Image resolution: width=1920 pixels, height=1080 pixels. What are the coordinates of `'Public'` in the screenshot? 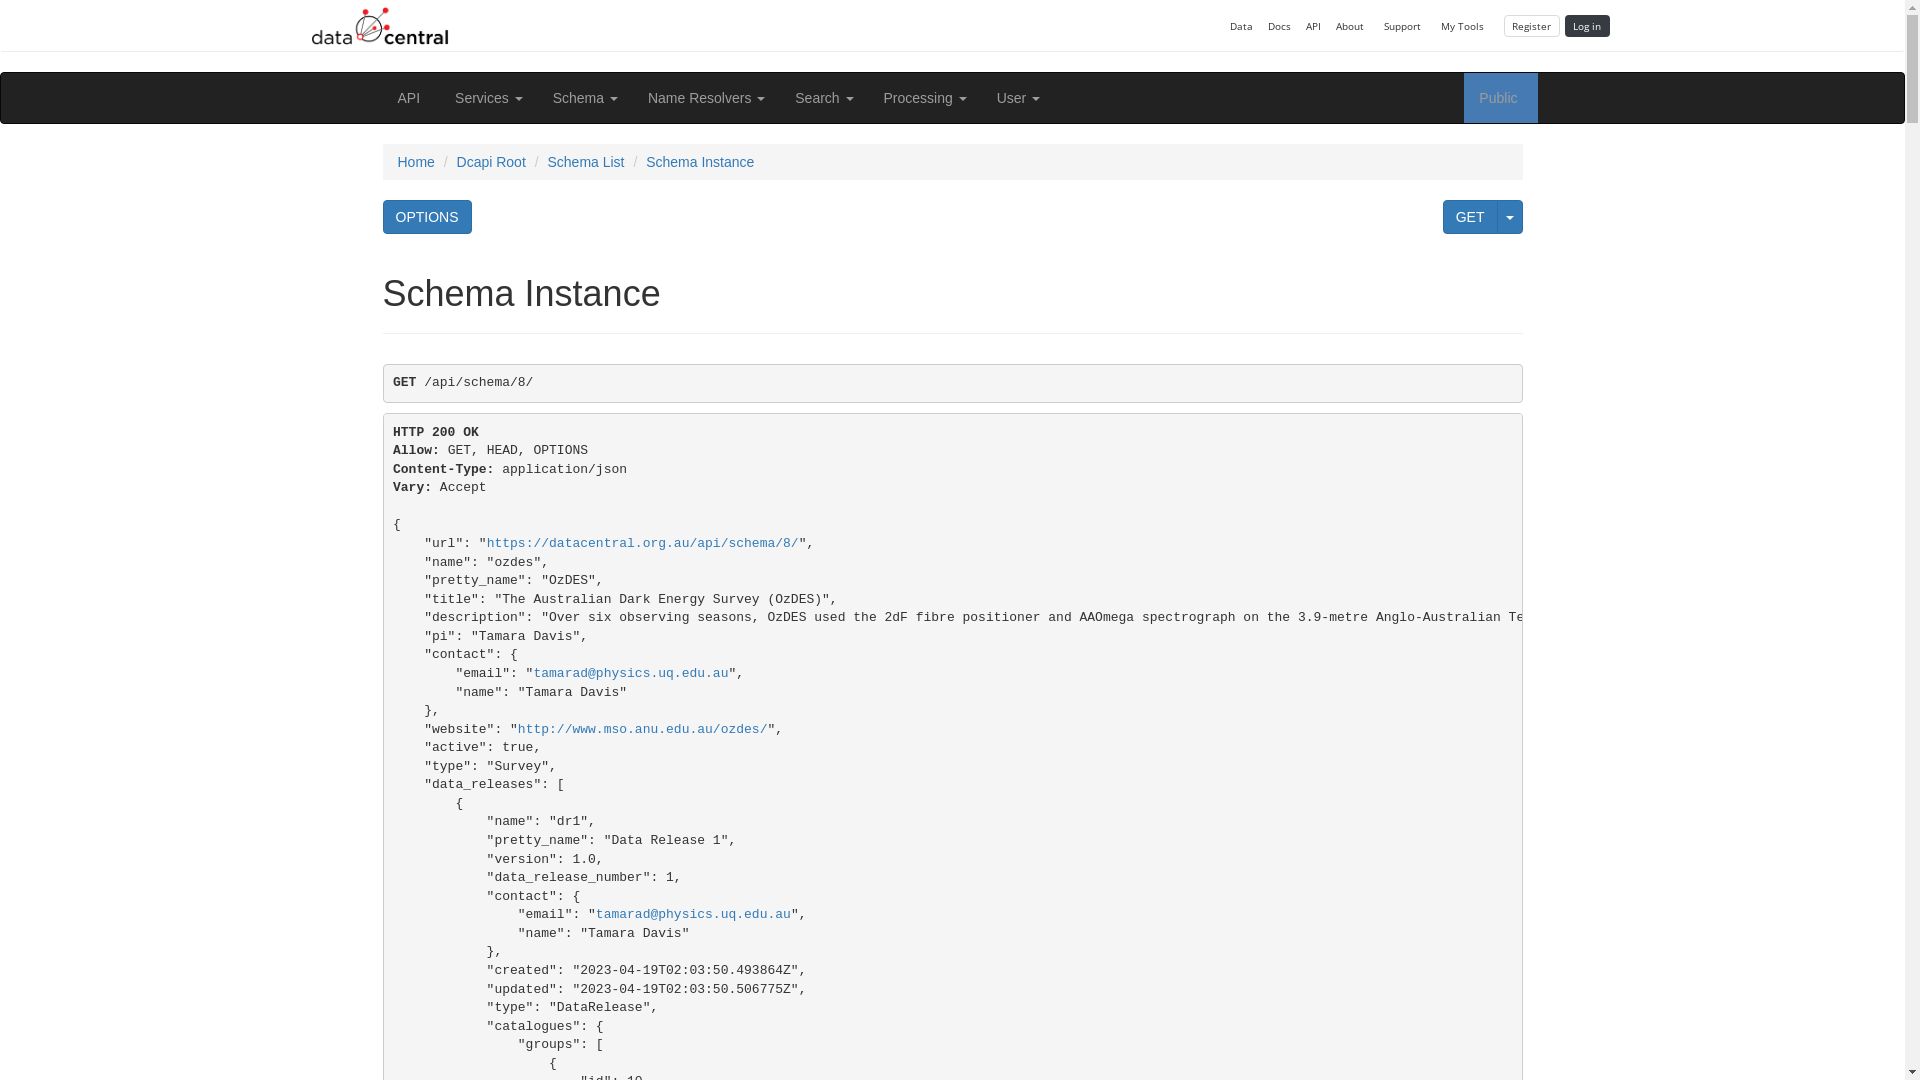 It's located at (1464, 97).